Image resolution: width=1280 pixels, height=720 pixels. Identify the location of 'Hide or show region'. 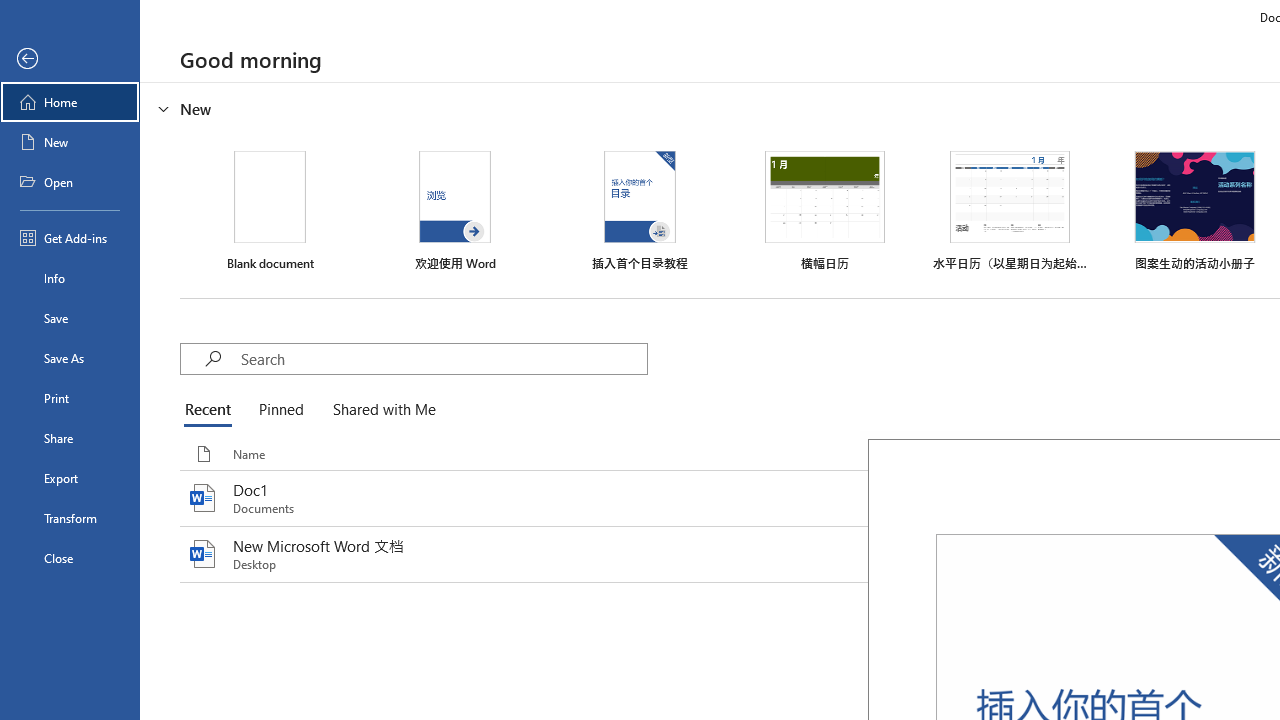
(164, 109).